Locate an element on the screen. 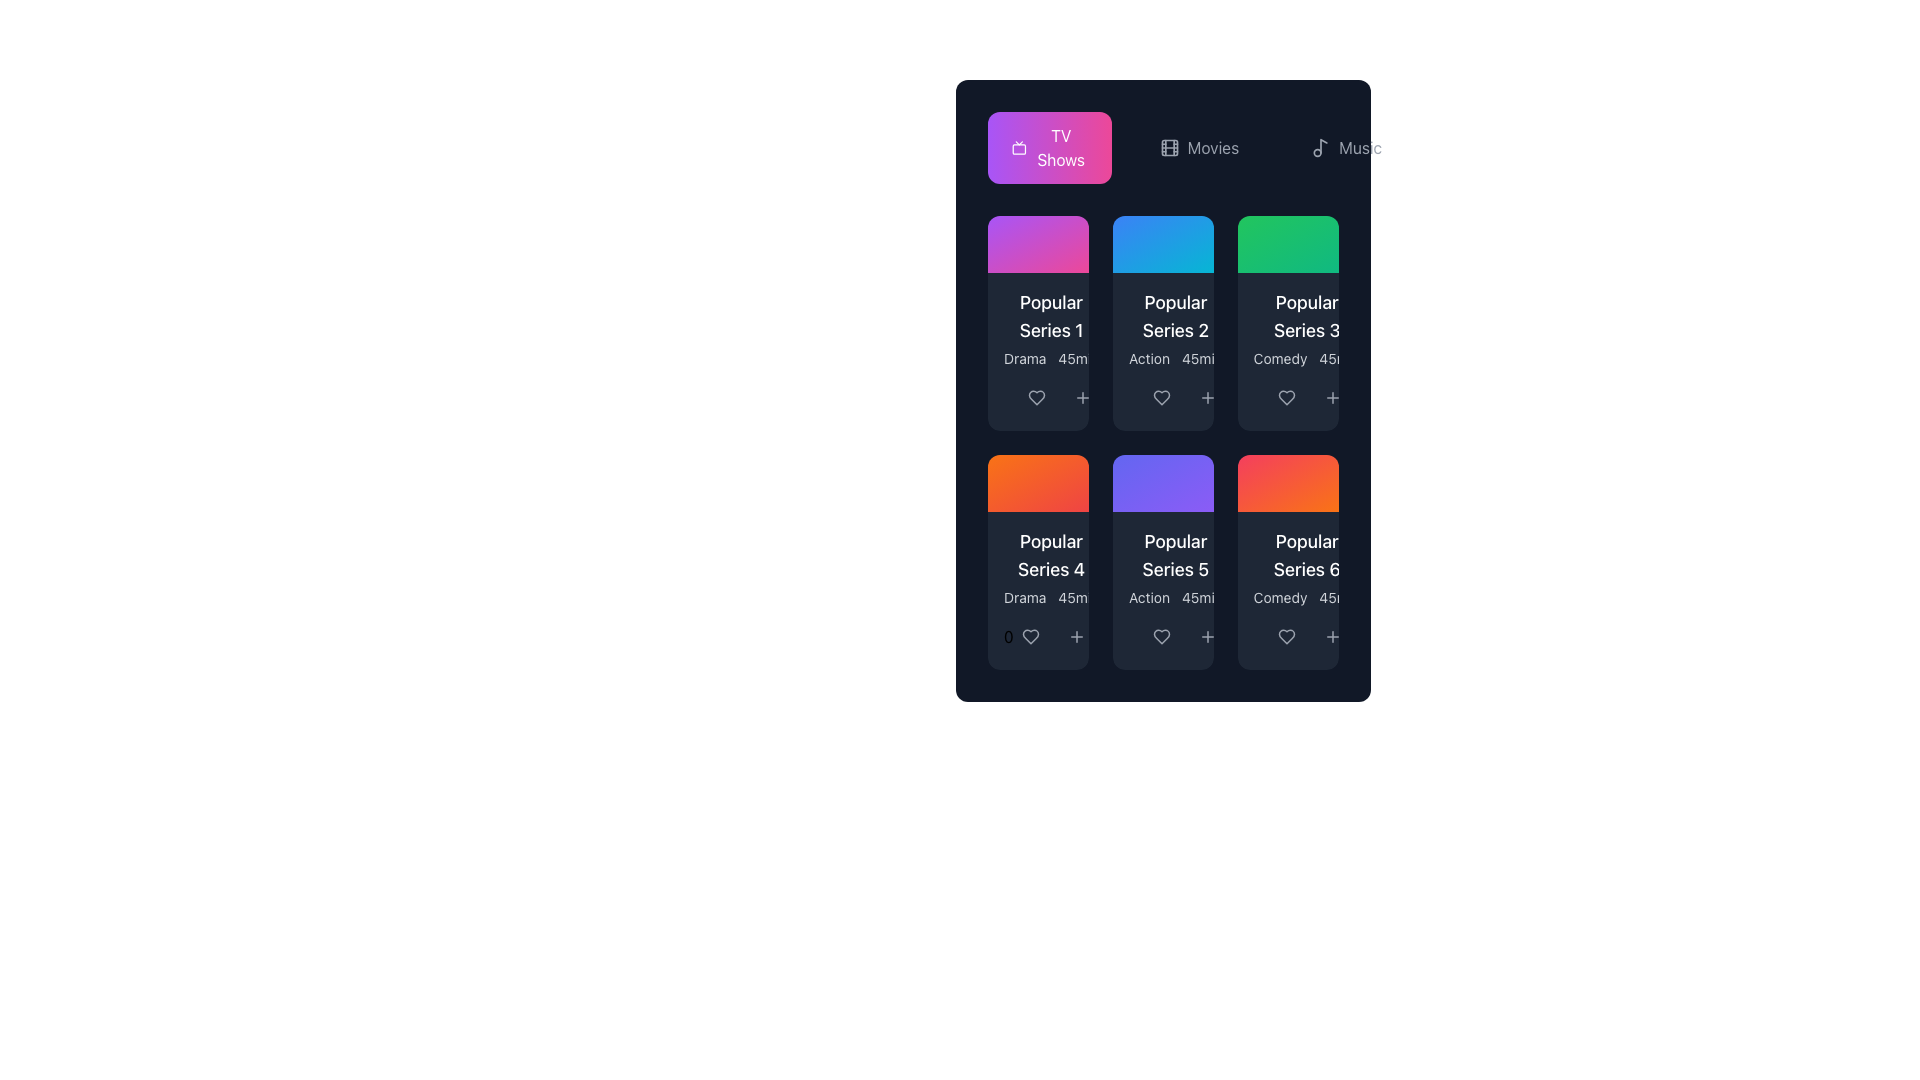 This screenshot has height=1080, width=1920. the small plus icon button located below the card titled 'Popular Series 1', the second button in a horizontal group of three buttons, to change its color to white is located at coordinates (1082, 397).